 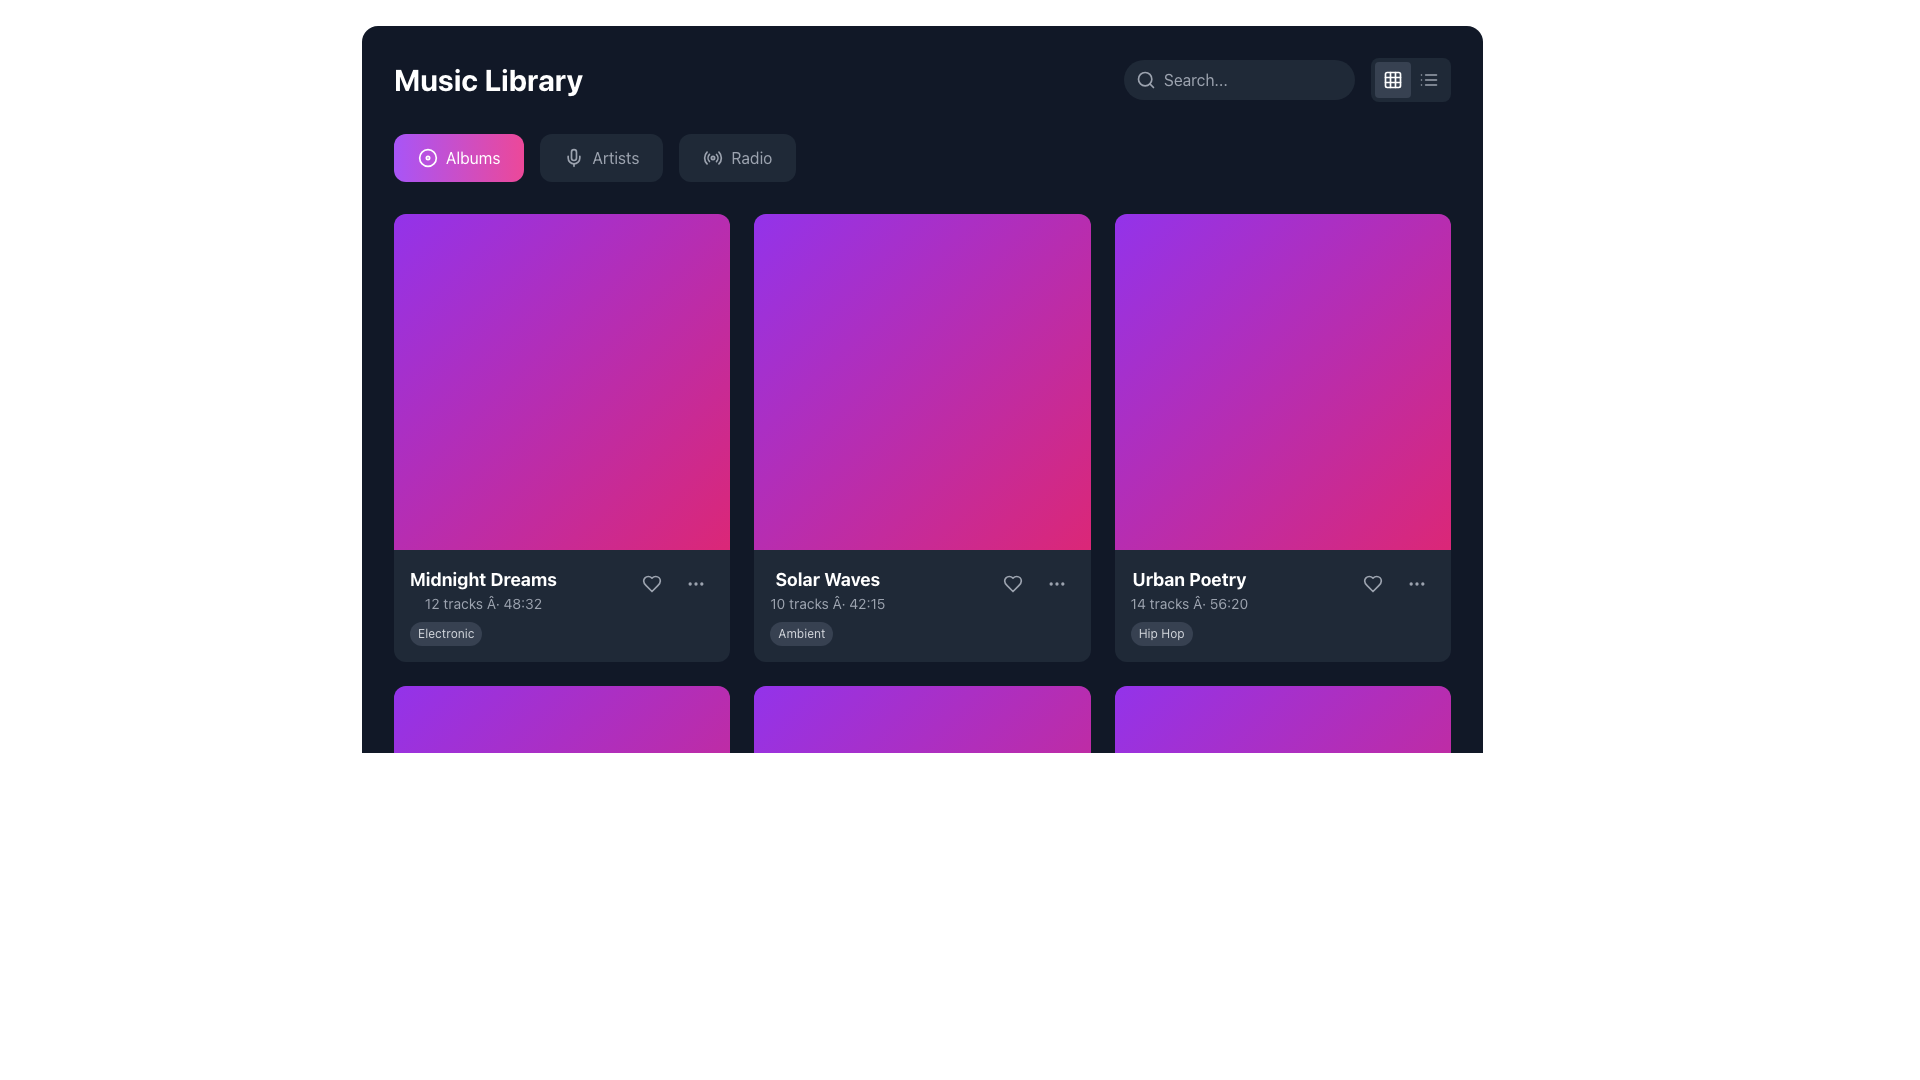 What do you see at coordinates (827, 589) in the screenshot?
I see `the Text Display element that shows 'Solar Waves' in bold white text and '10 tracks · 42:15' in smaller gray text, located in the middle column below the album cover` at bounding box center [827, 589].